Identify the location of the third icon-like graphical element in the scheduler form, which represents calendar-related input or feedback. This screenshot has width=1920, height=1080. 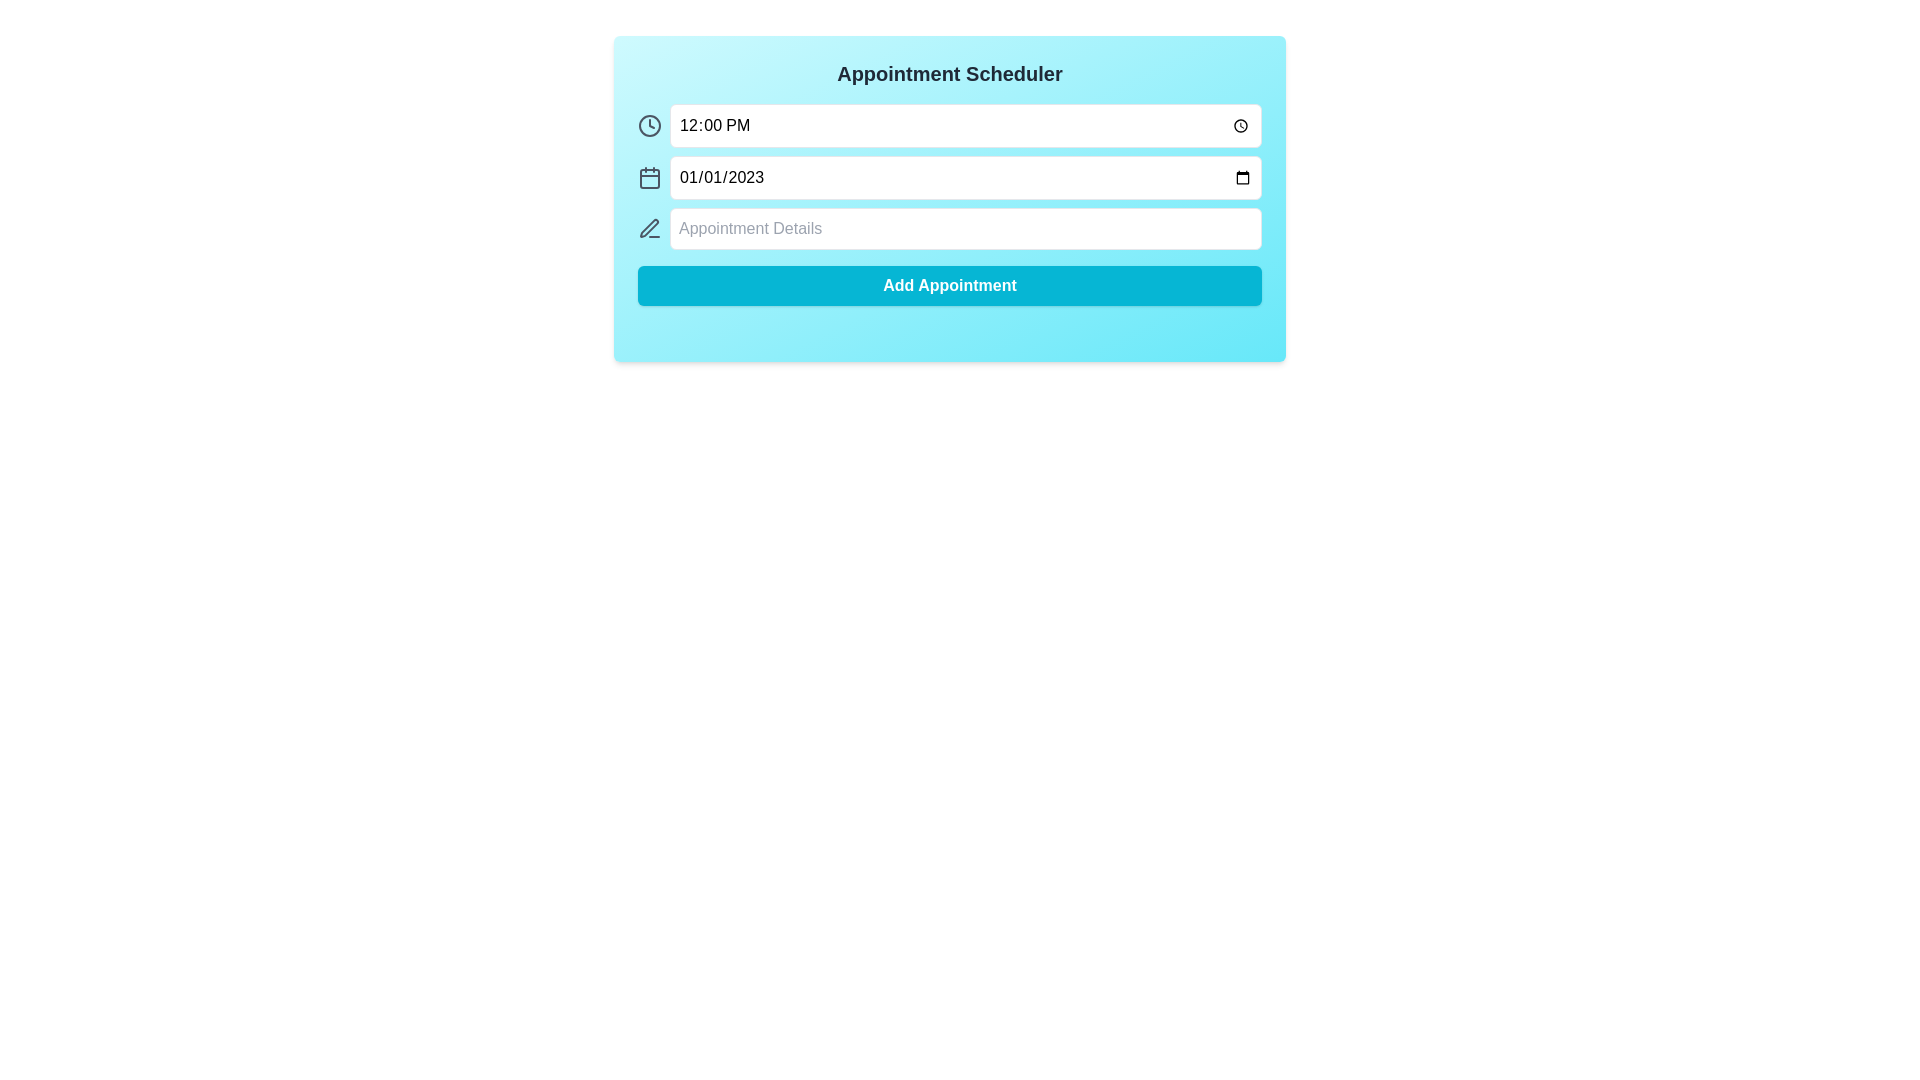
(649, 177).